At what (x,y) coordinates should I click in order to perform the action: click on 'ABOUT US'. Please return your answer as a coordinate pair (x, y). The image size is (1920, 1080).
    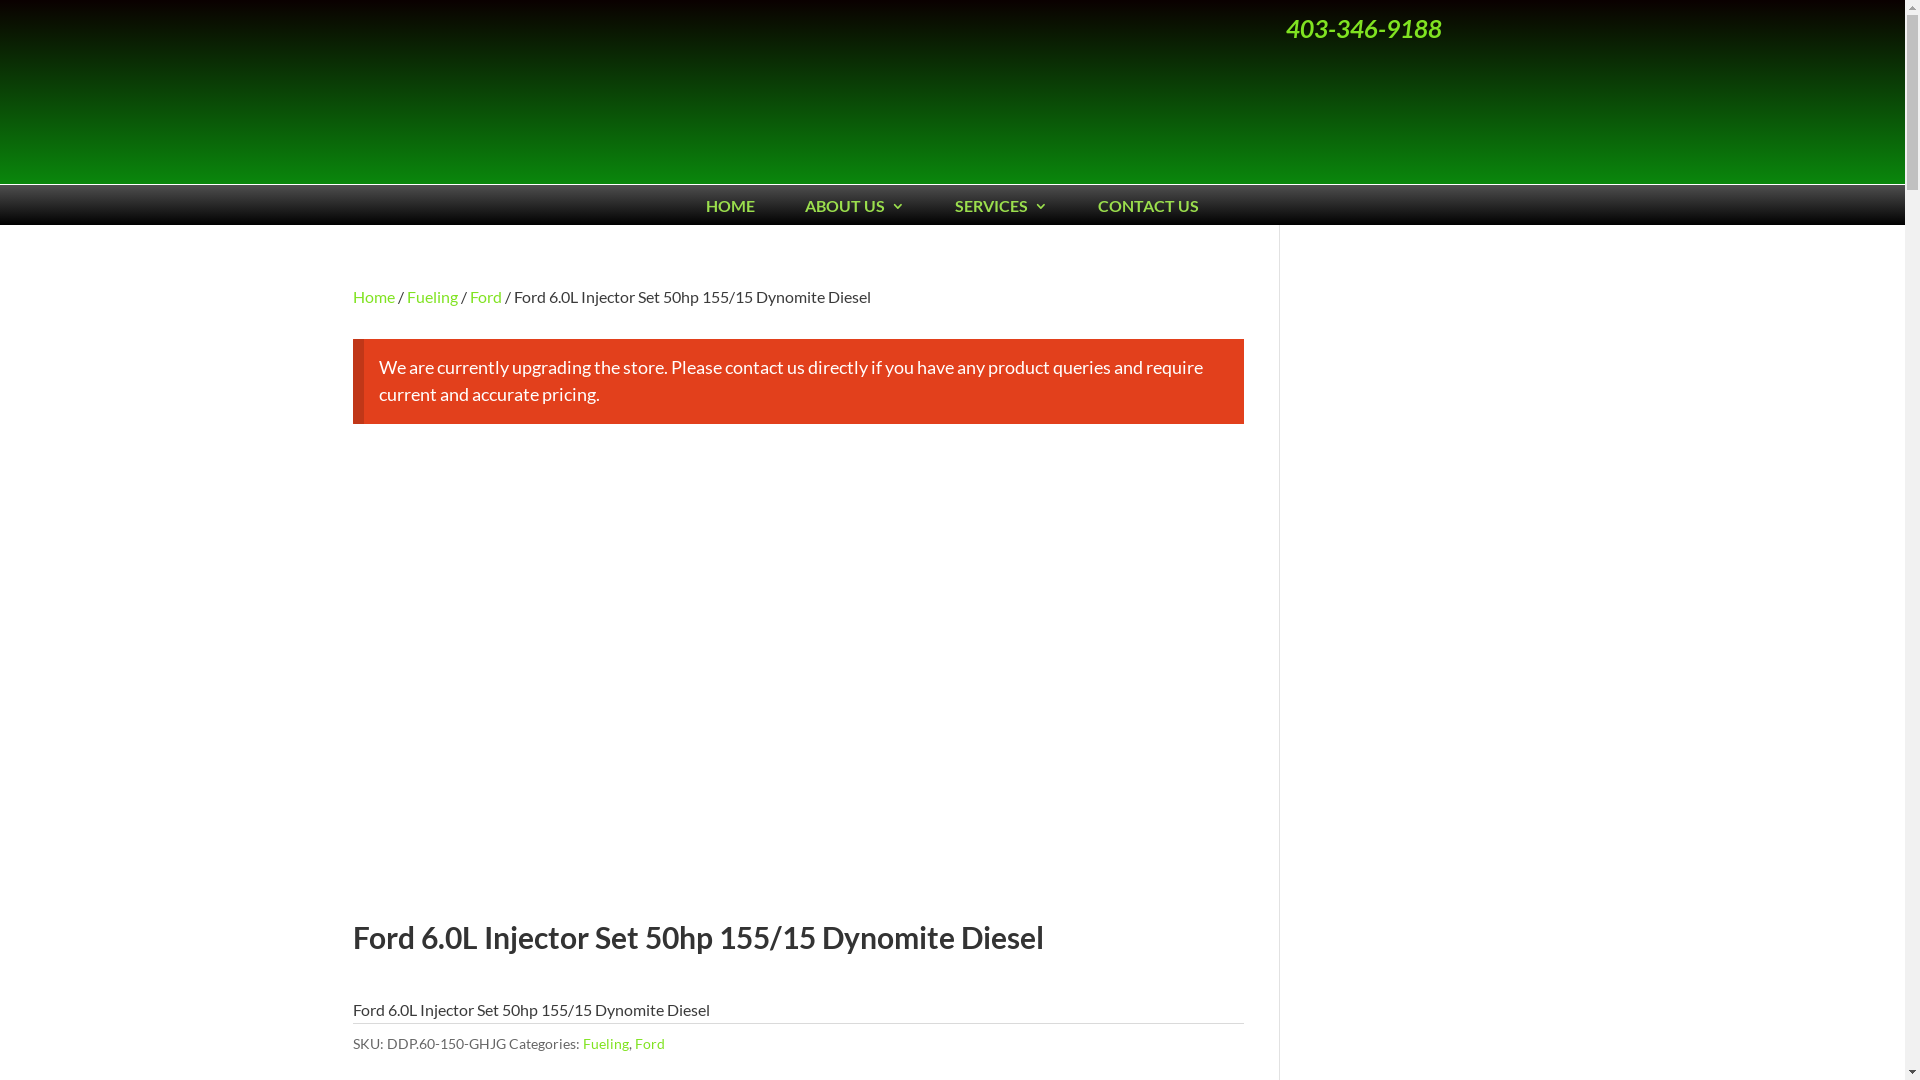
    Looking at the image, I should click on (854, 209).